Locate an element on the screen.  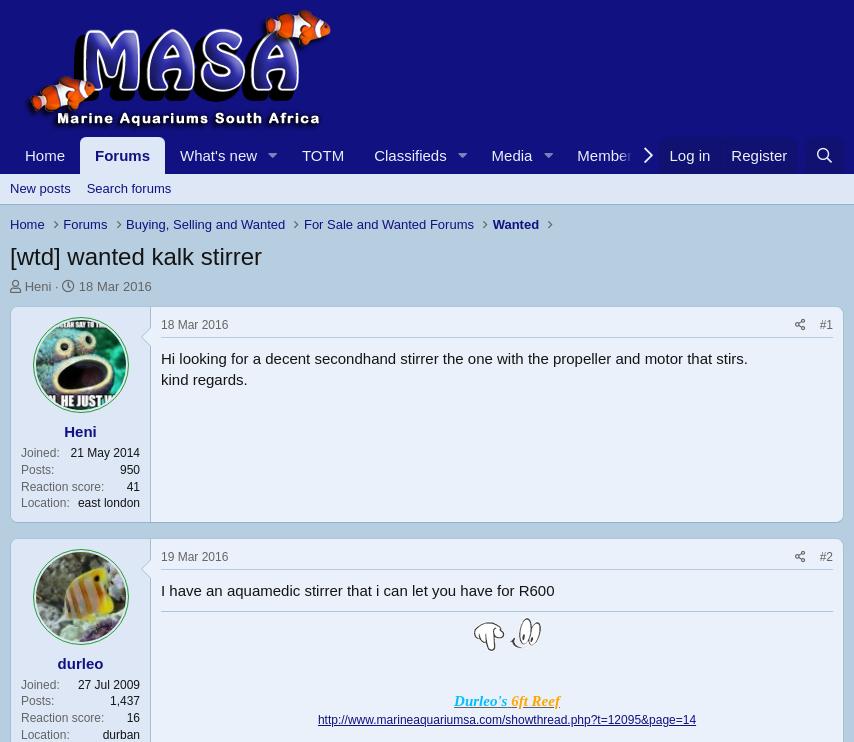
'Log in' is located at coordinates (669, 155).